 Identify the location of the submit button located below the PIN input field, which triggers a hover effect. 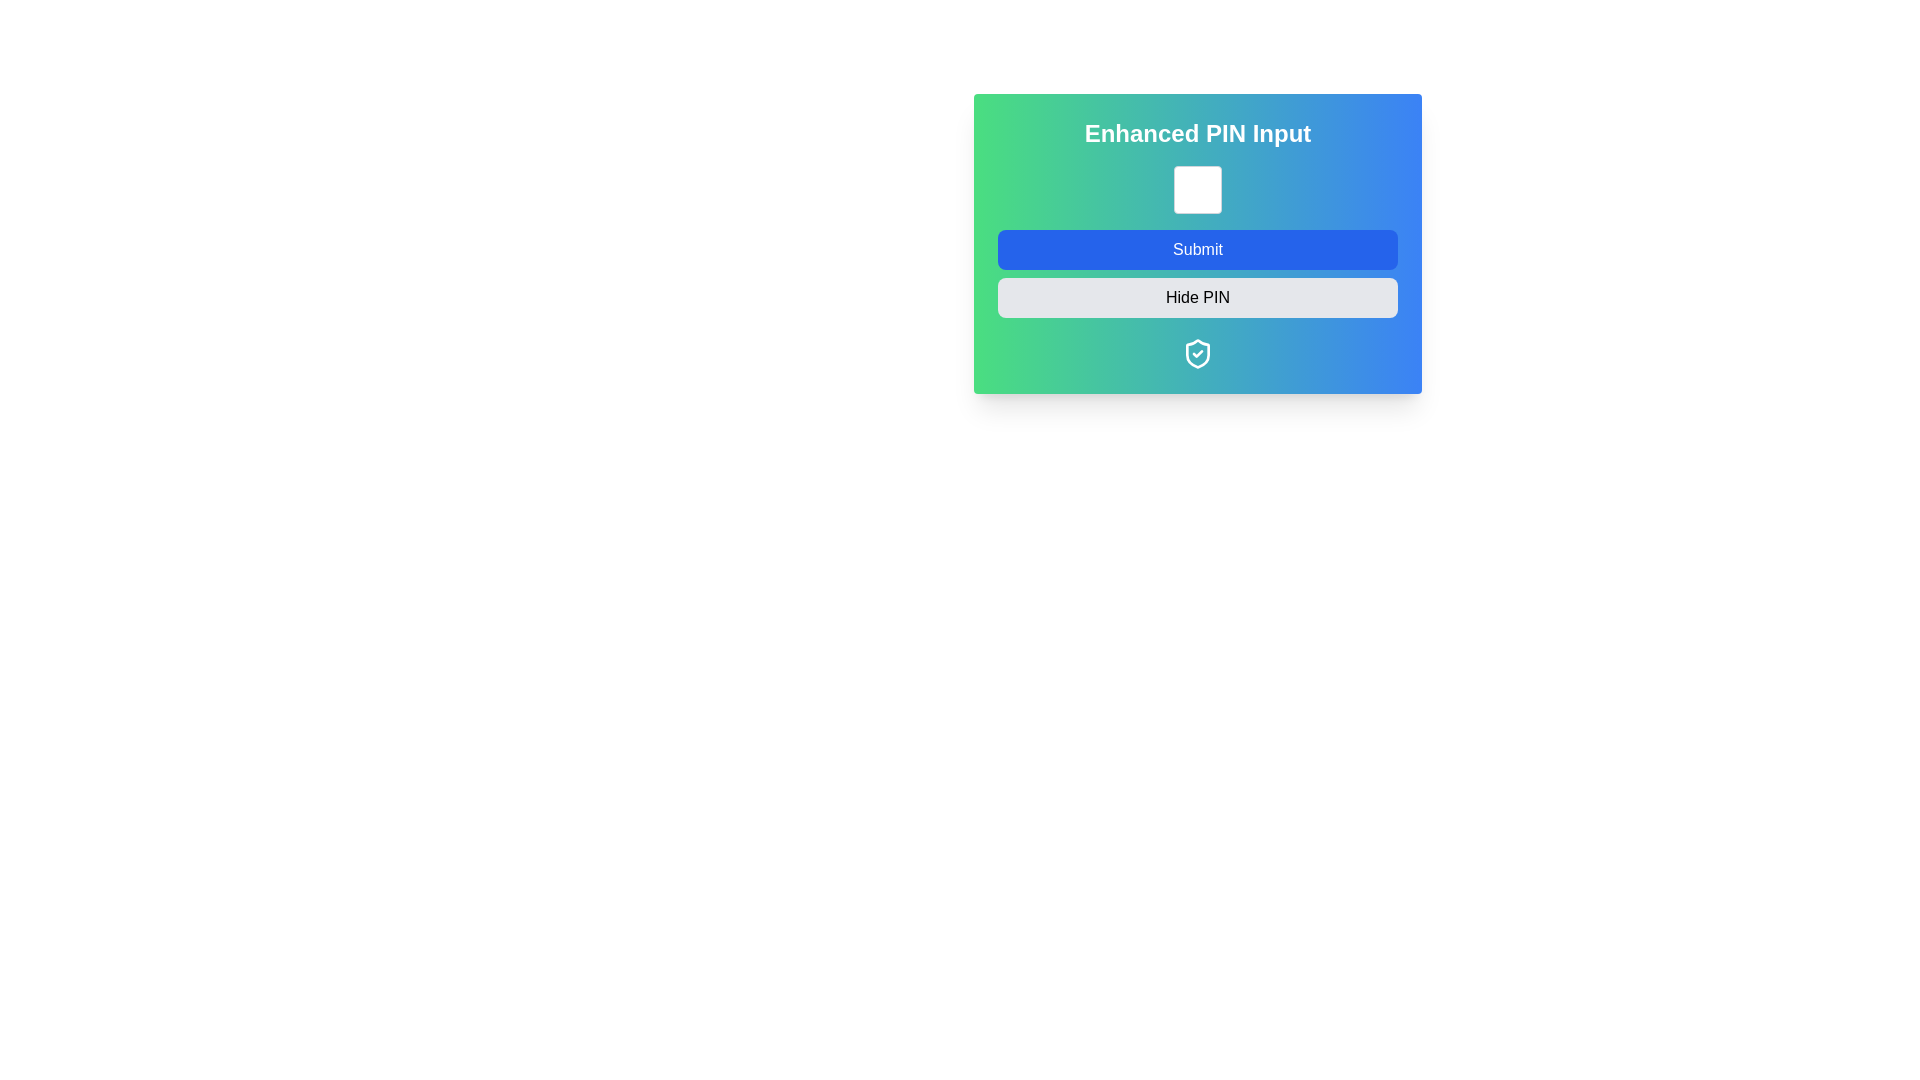
(1198, 242).